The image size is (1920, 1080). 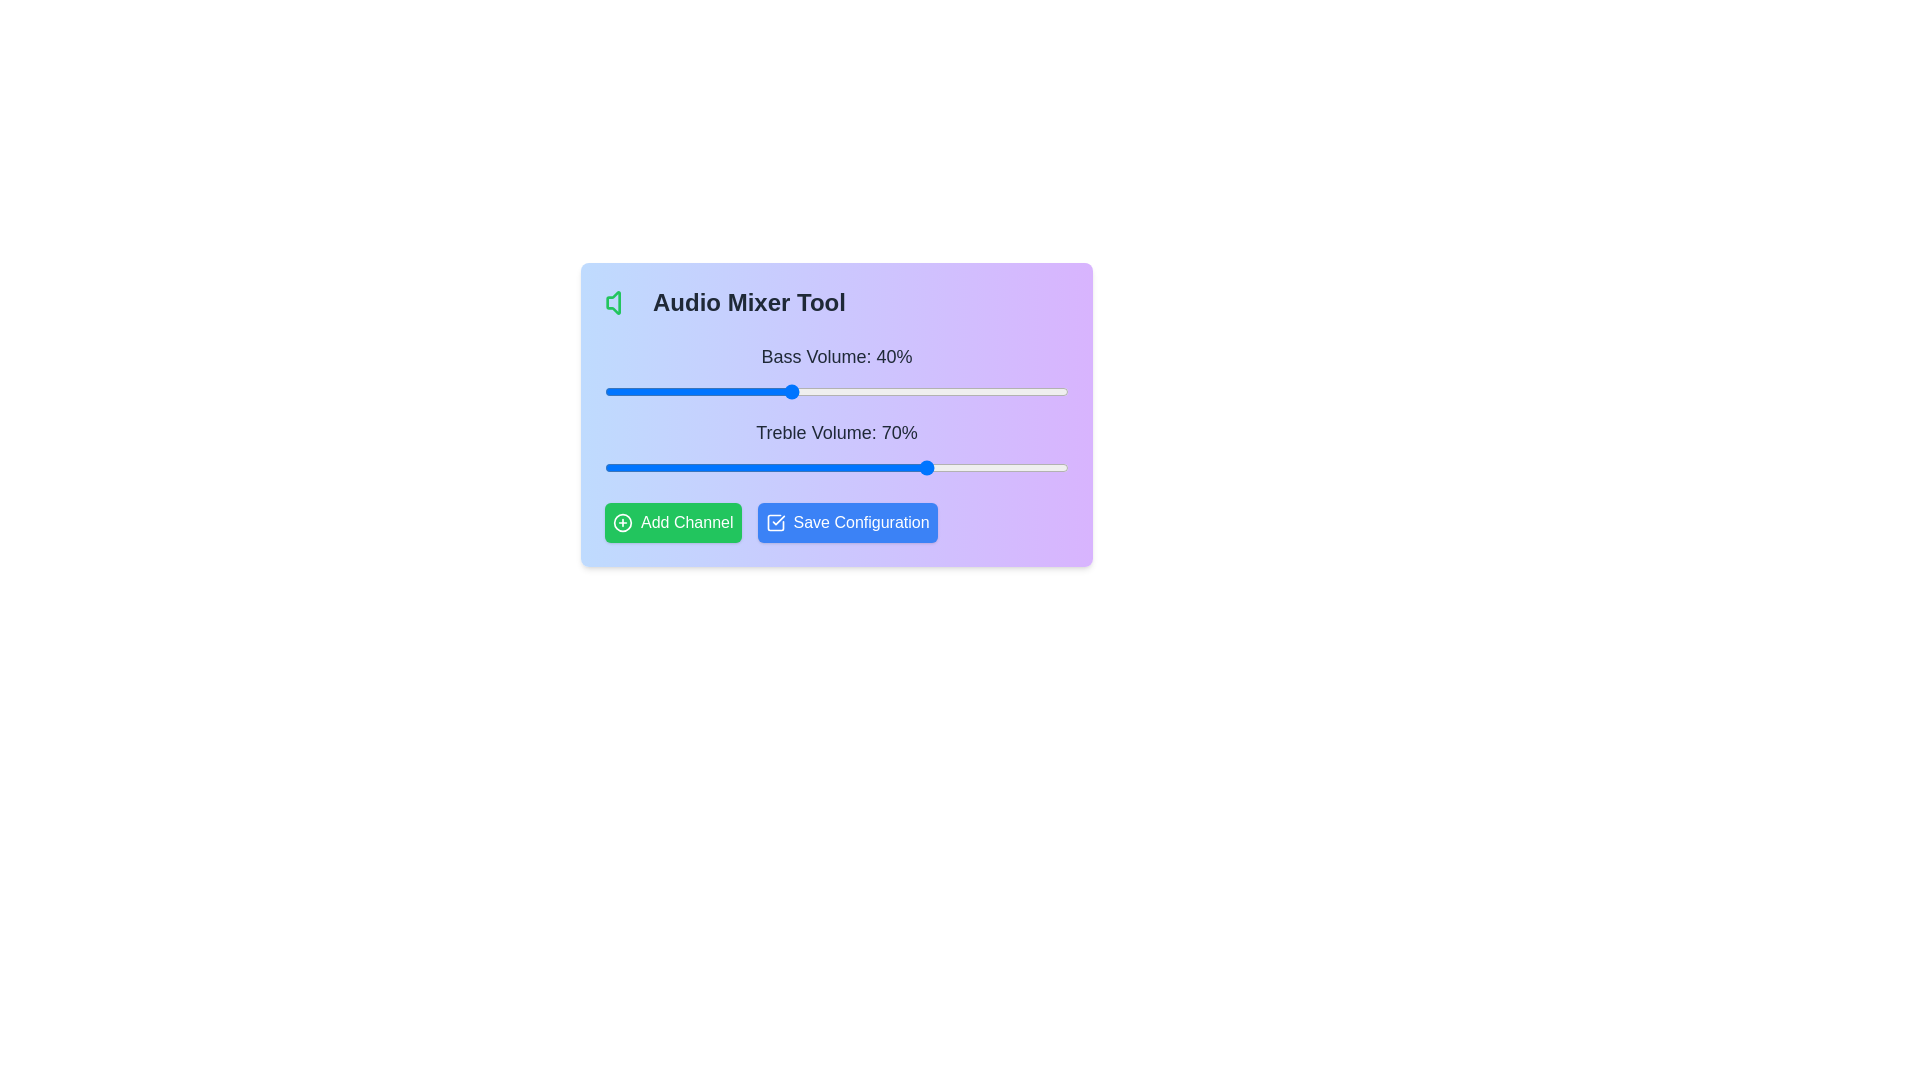 What do you see at coordinates (836, 356) in the screenshot?
I see `the text label that reads 'Bass Volume: 40%', which is styled in bold dark gray font and located above the bass volume slider in the audio mixer controls` at bounding box center [836, 356].